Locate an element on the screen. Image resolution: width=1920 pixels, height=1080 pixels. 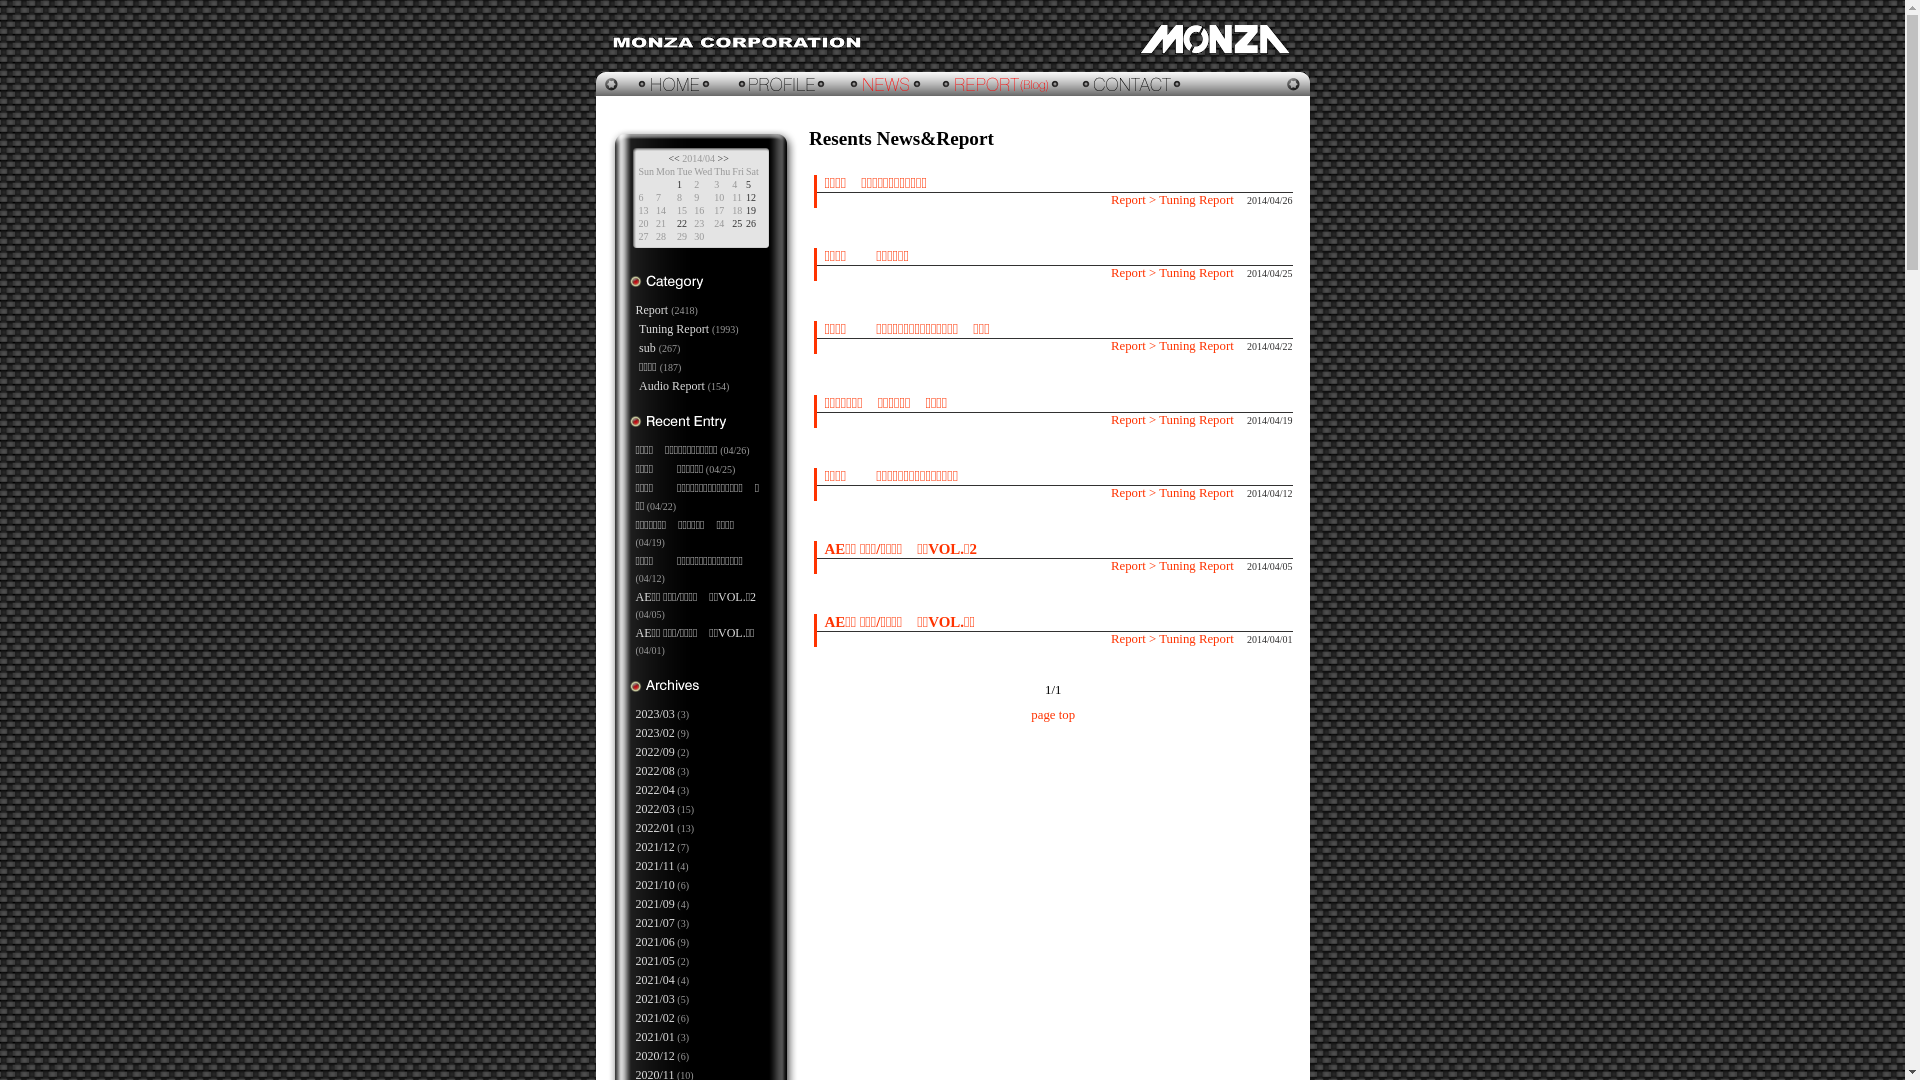
'REPORT(Blog)' is located at coordinates (1001, 83).